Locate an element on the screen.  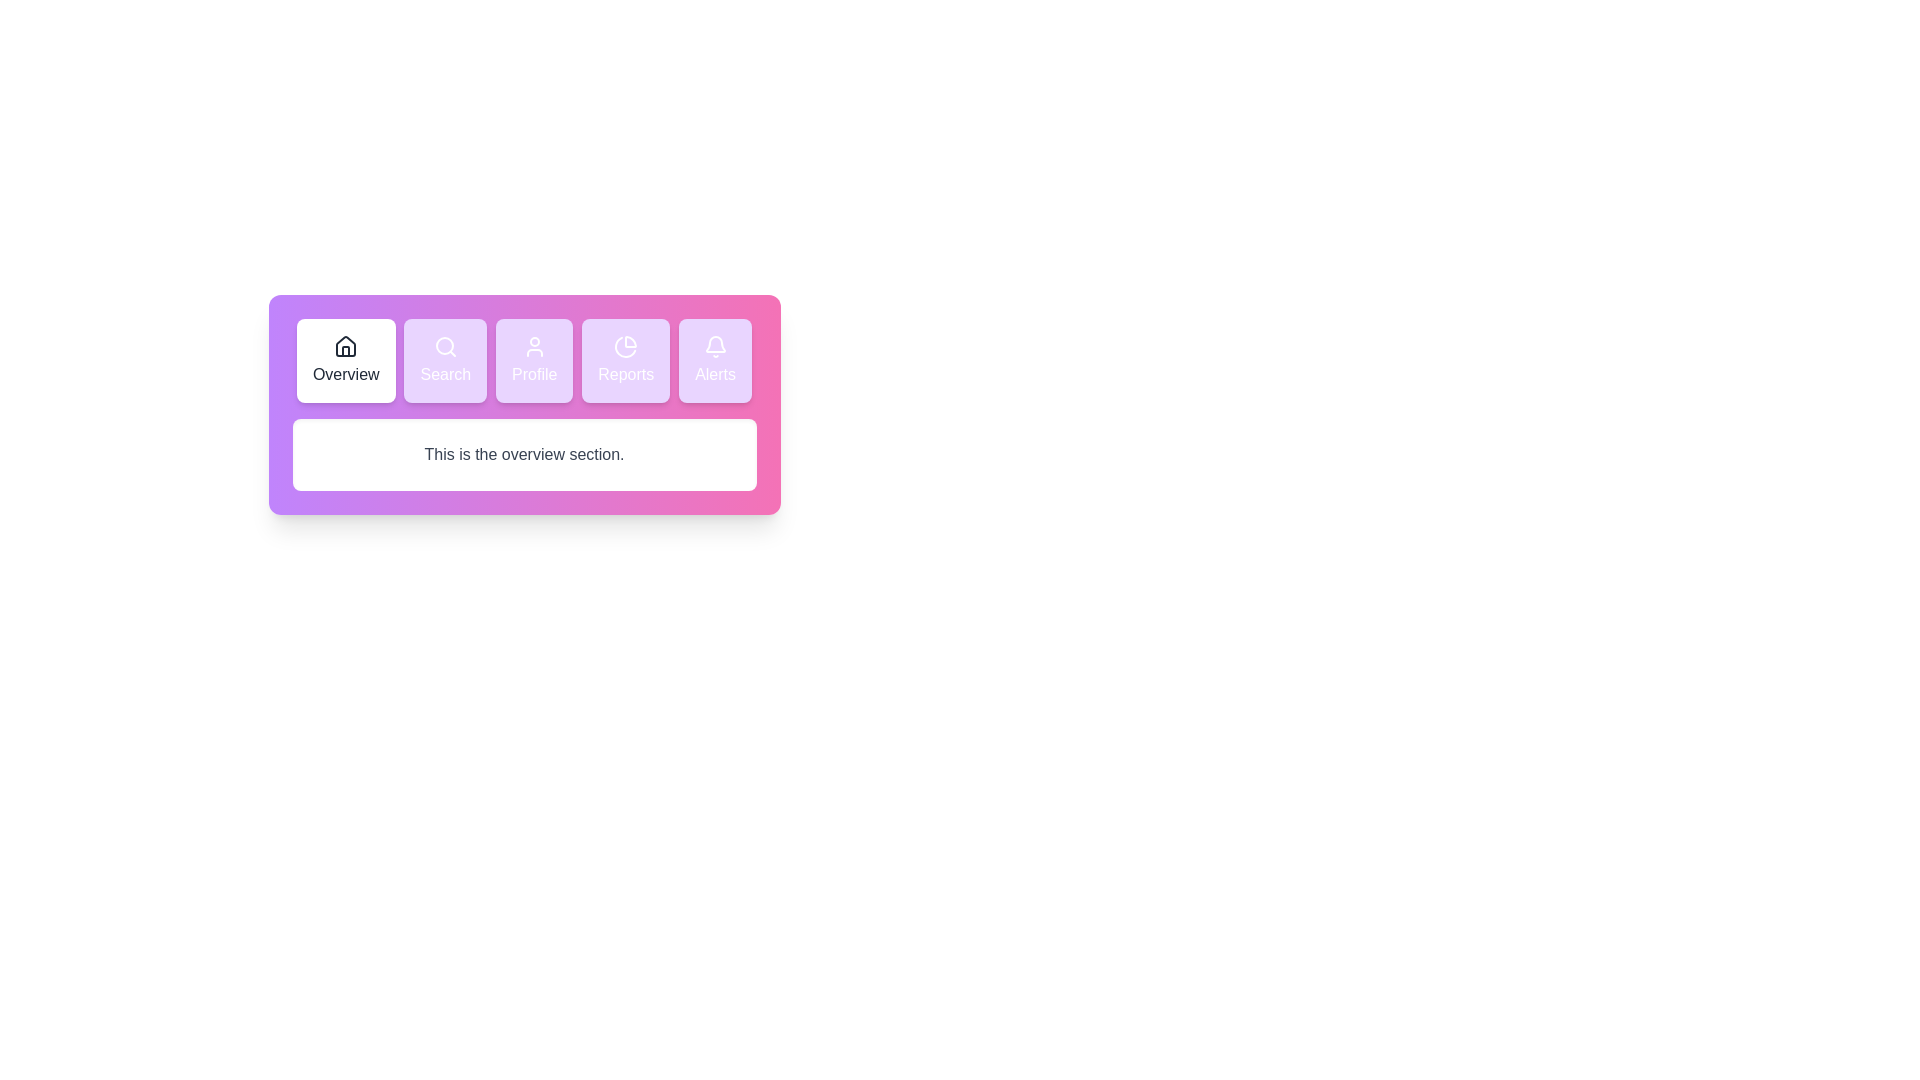
the fourth text label in the horizontal menu that provides labeling for the bell icon is located at coordinates (715, 374).